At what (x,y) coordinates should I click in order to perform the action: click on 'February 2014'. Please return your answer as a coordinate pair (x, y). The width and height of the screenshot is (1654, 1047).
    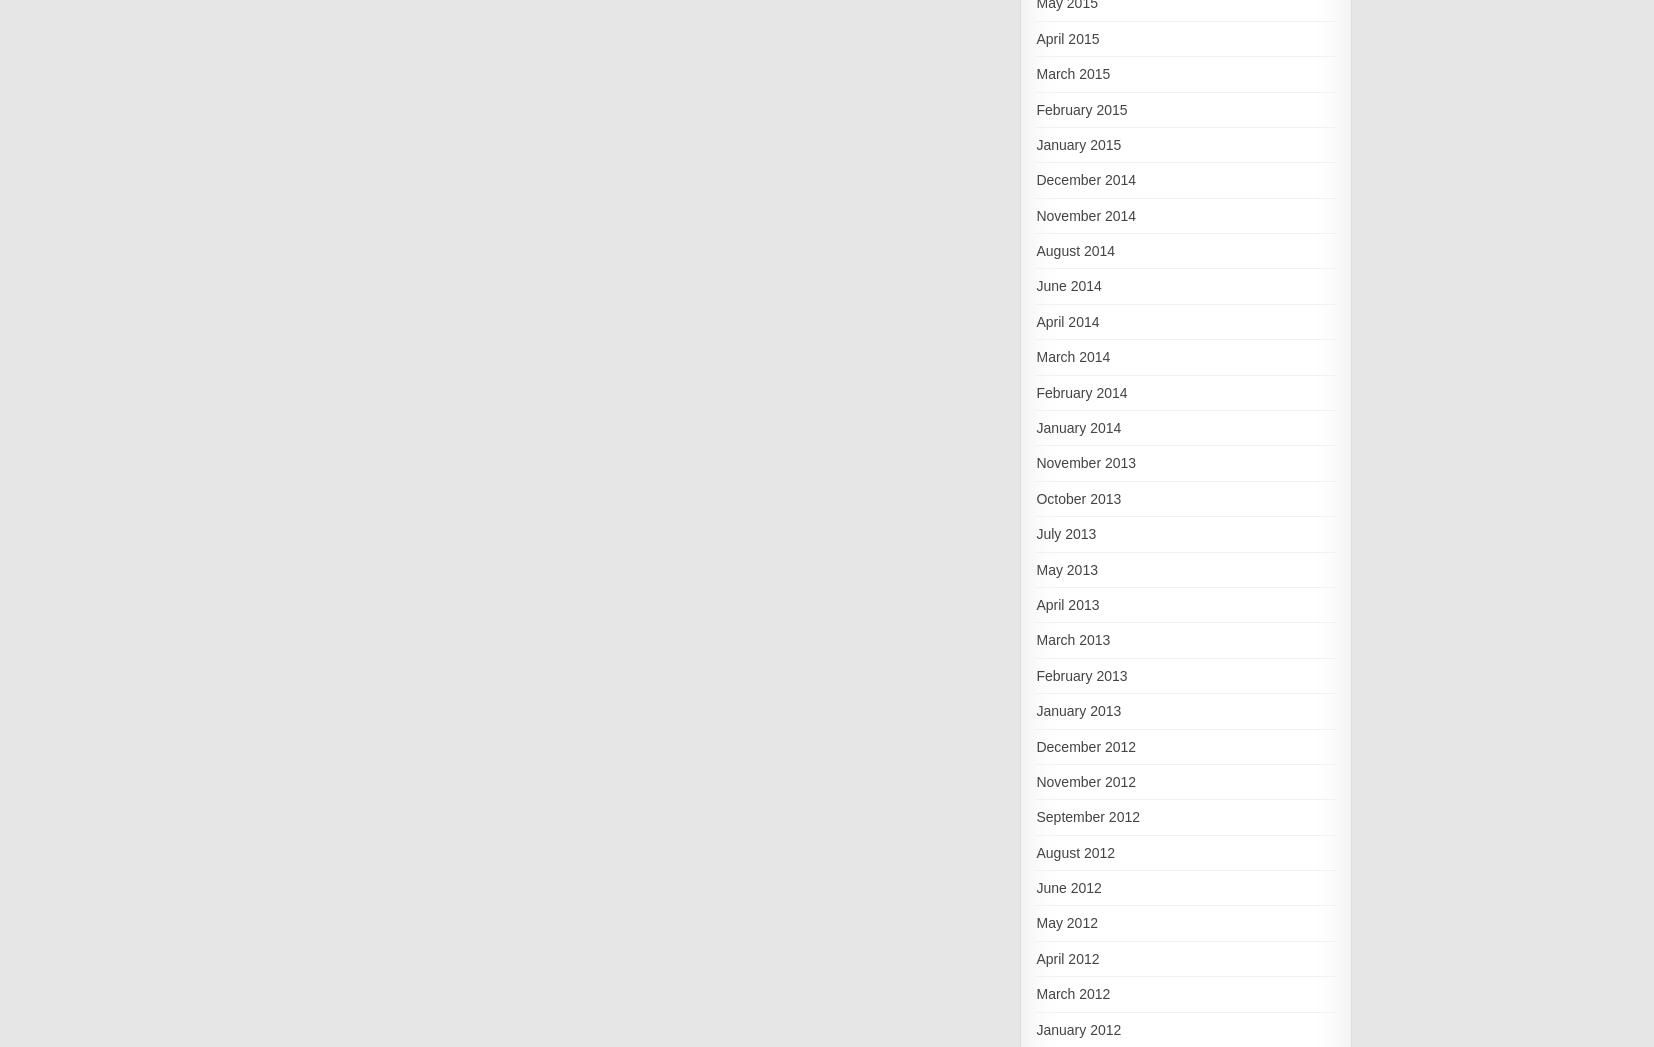
    Looking at the image, I should click on (1035, 390).